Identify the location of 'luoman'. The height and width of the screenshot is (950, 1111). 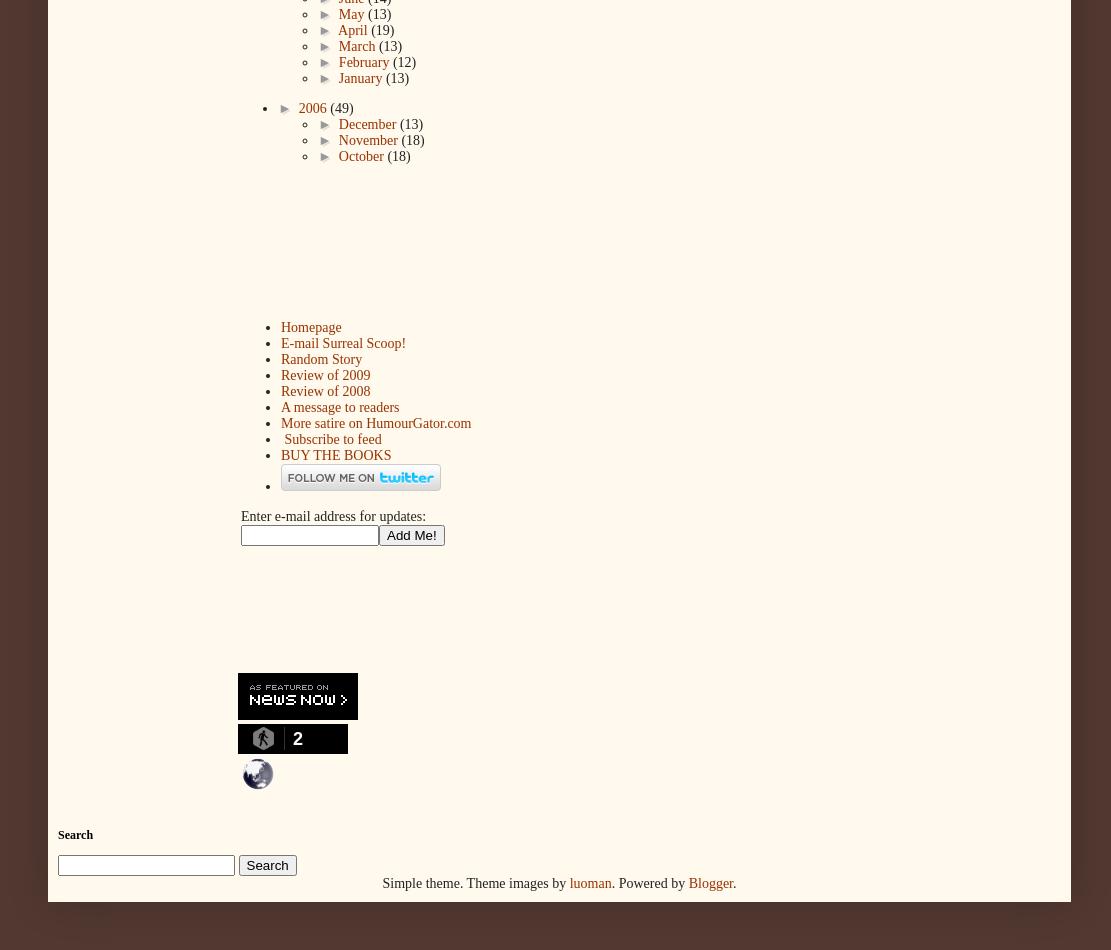
(568, 882).